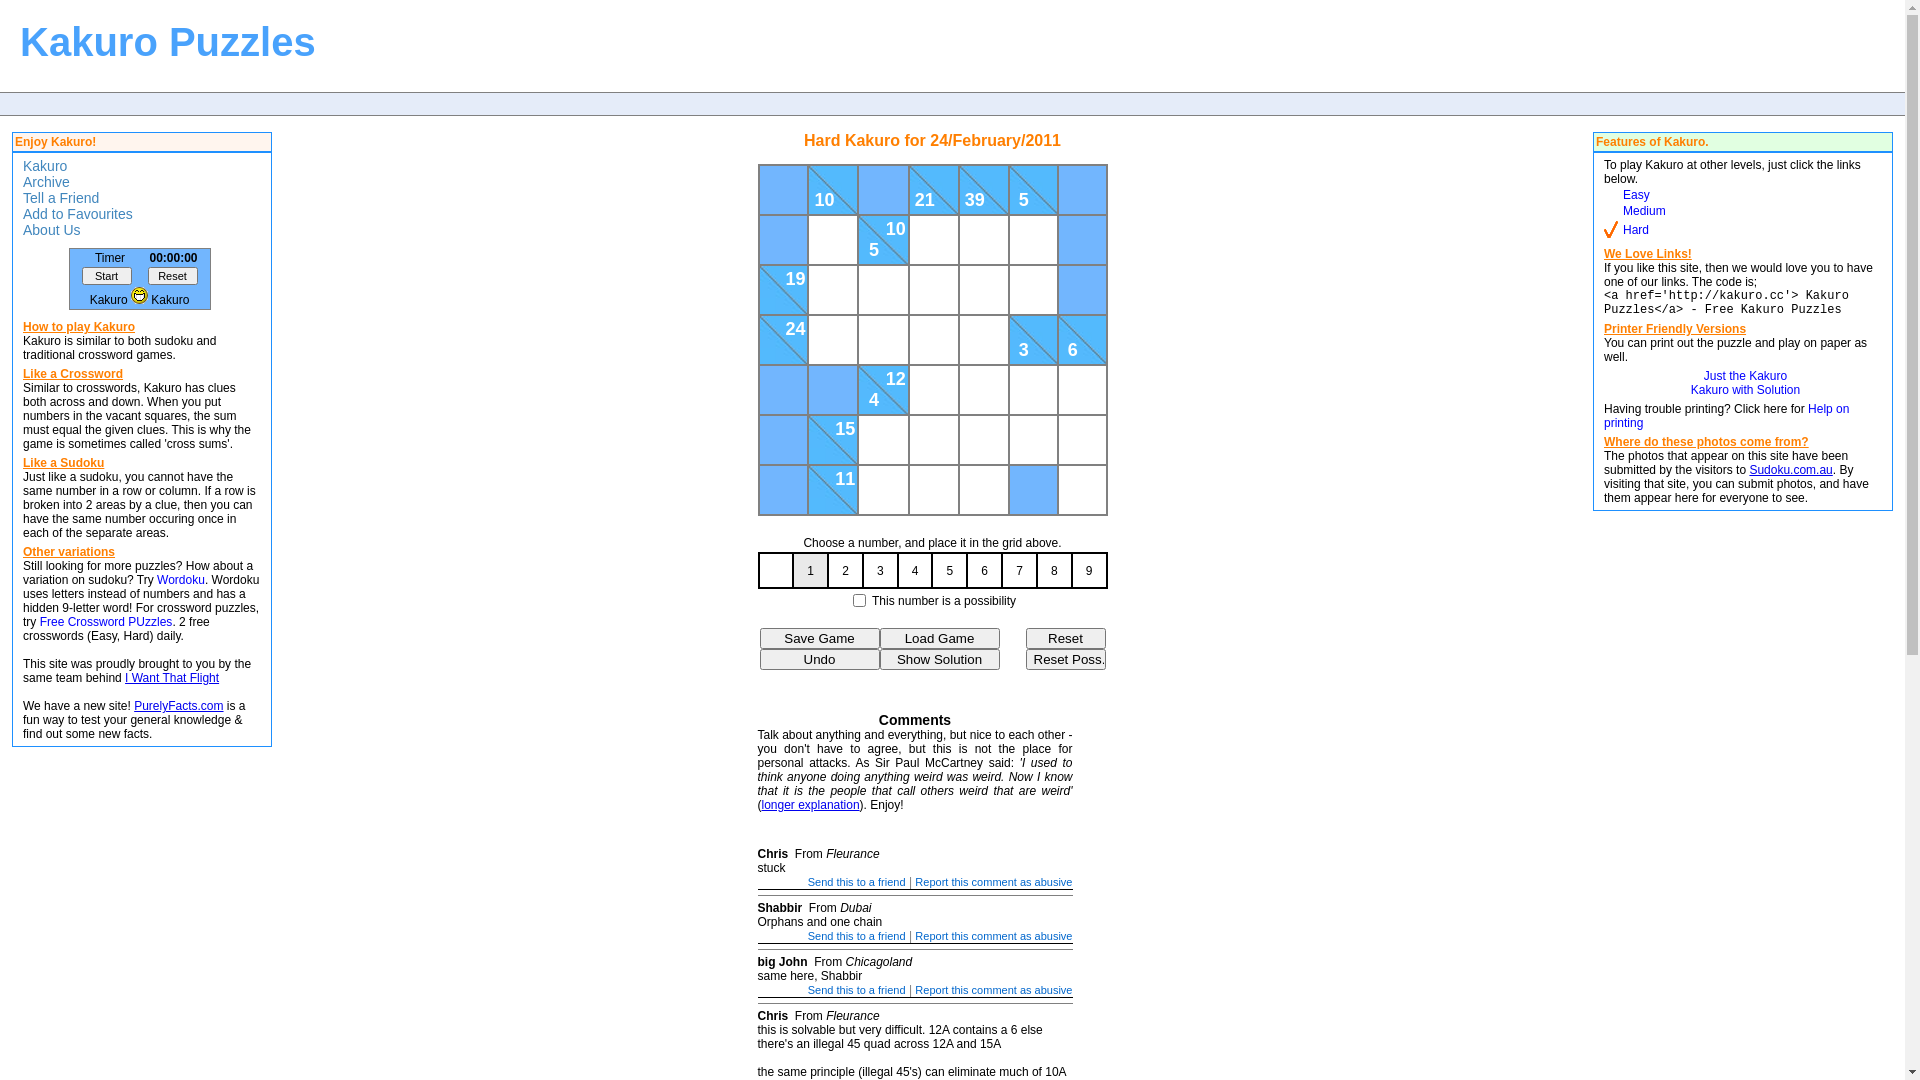 The image size is (1920, 1080). What do you see at coordinates (133, 704) in the screenshot?
I see `'PurelyFacts.com'` at bounding box center [133, 704].